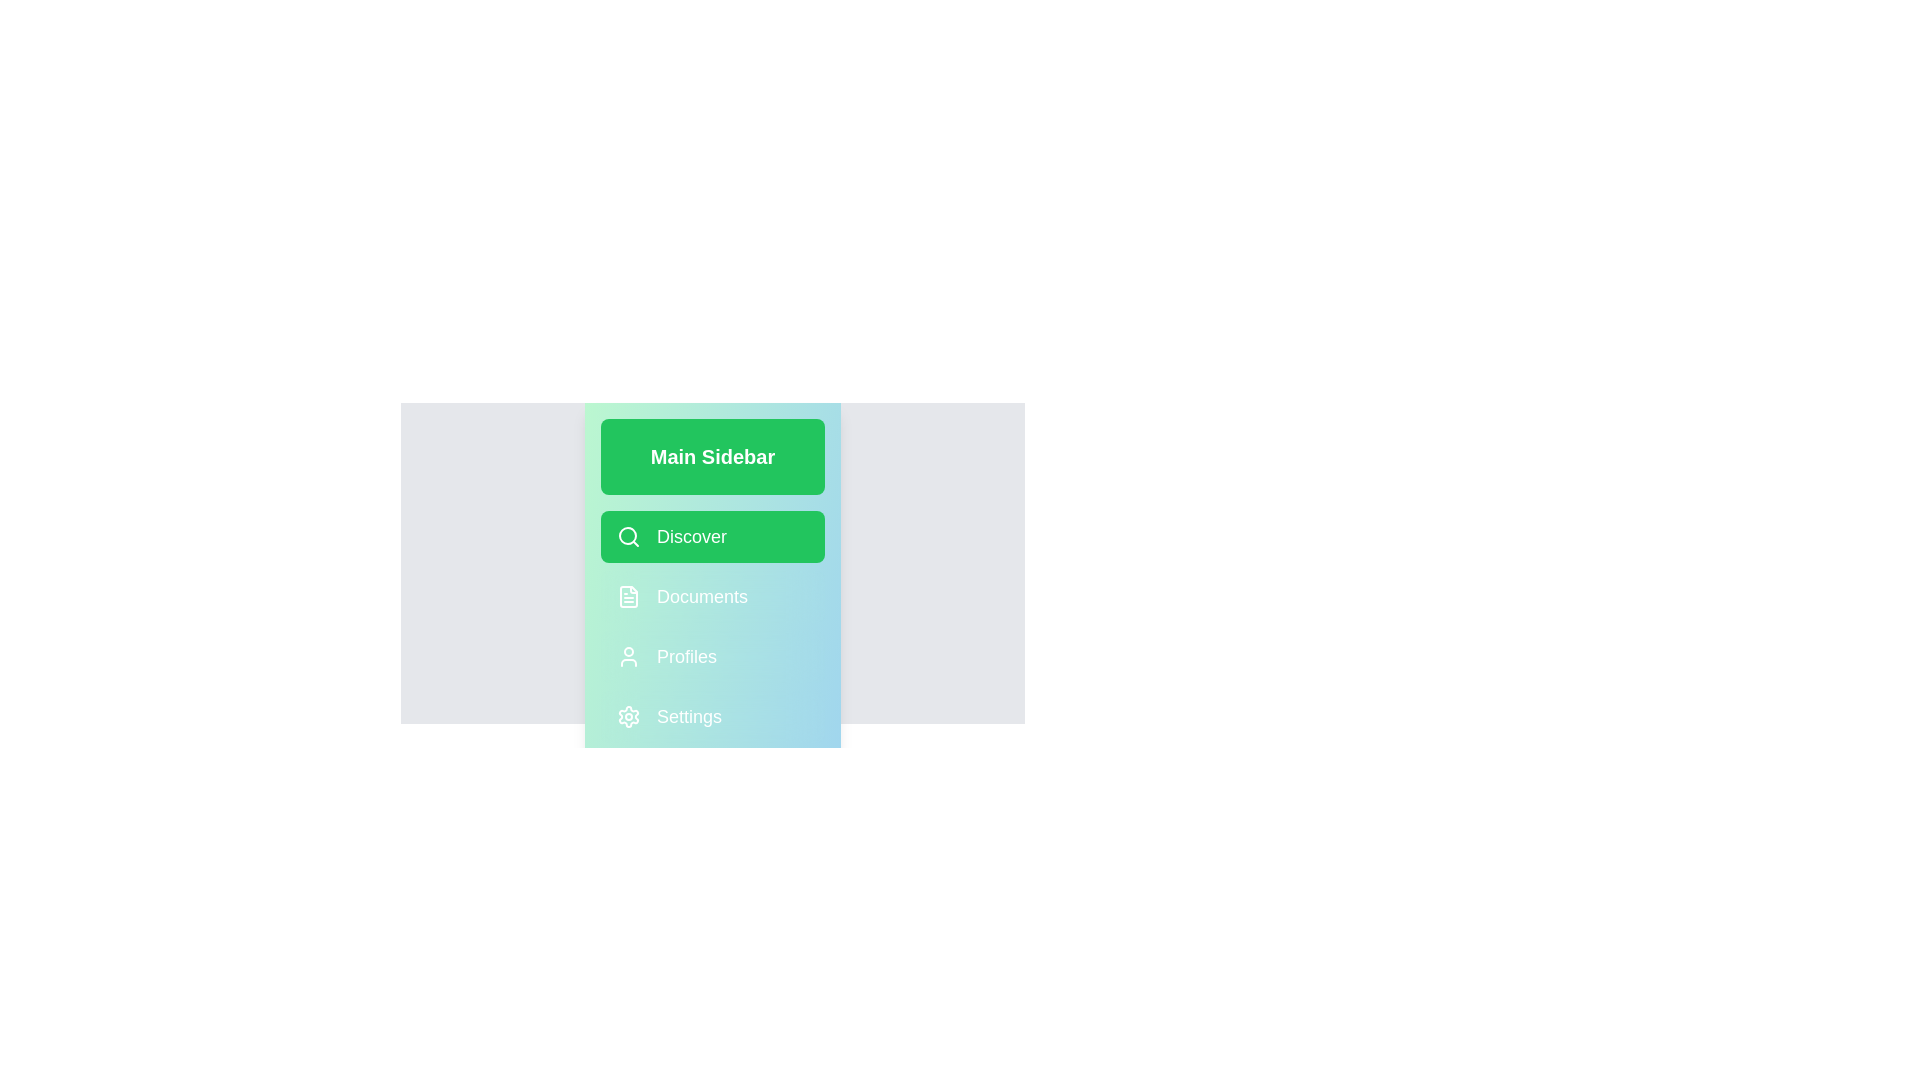 The height and width of the screenshot is (1080, 1920). What do you see at coordinates (713, 775) in the screenshot?
I see `the navigation button for relaxation or leisure located below the 'Settings' button in the main sidebar` at bounding box center [713, 775].